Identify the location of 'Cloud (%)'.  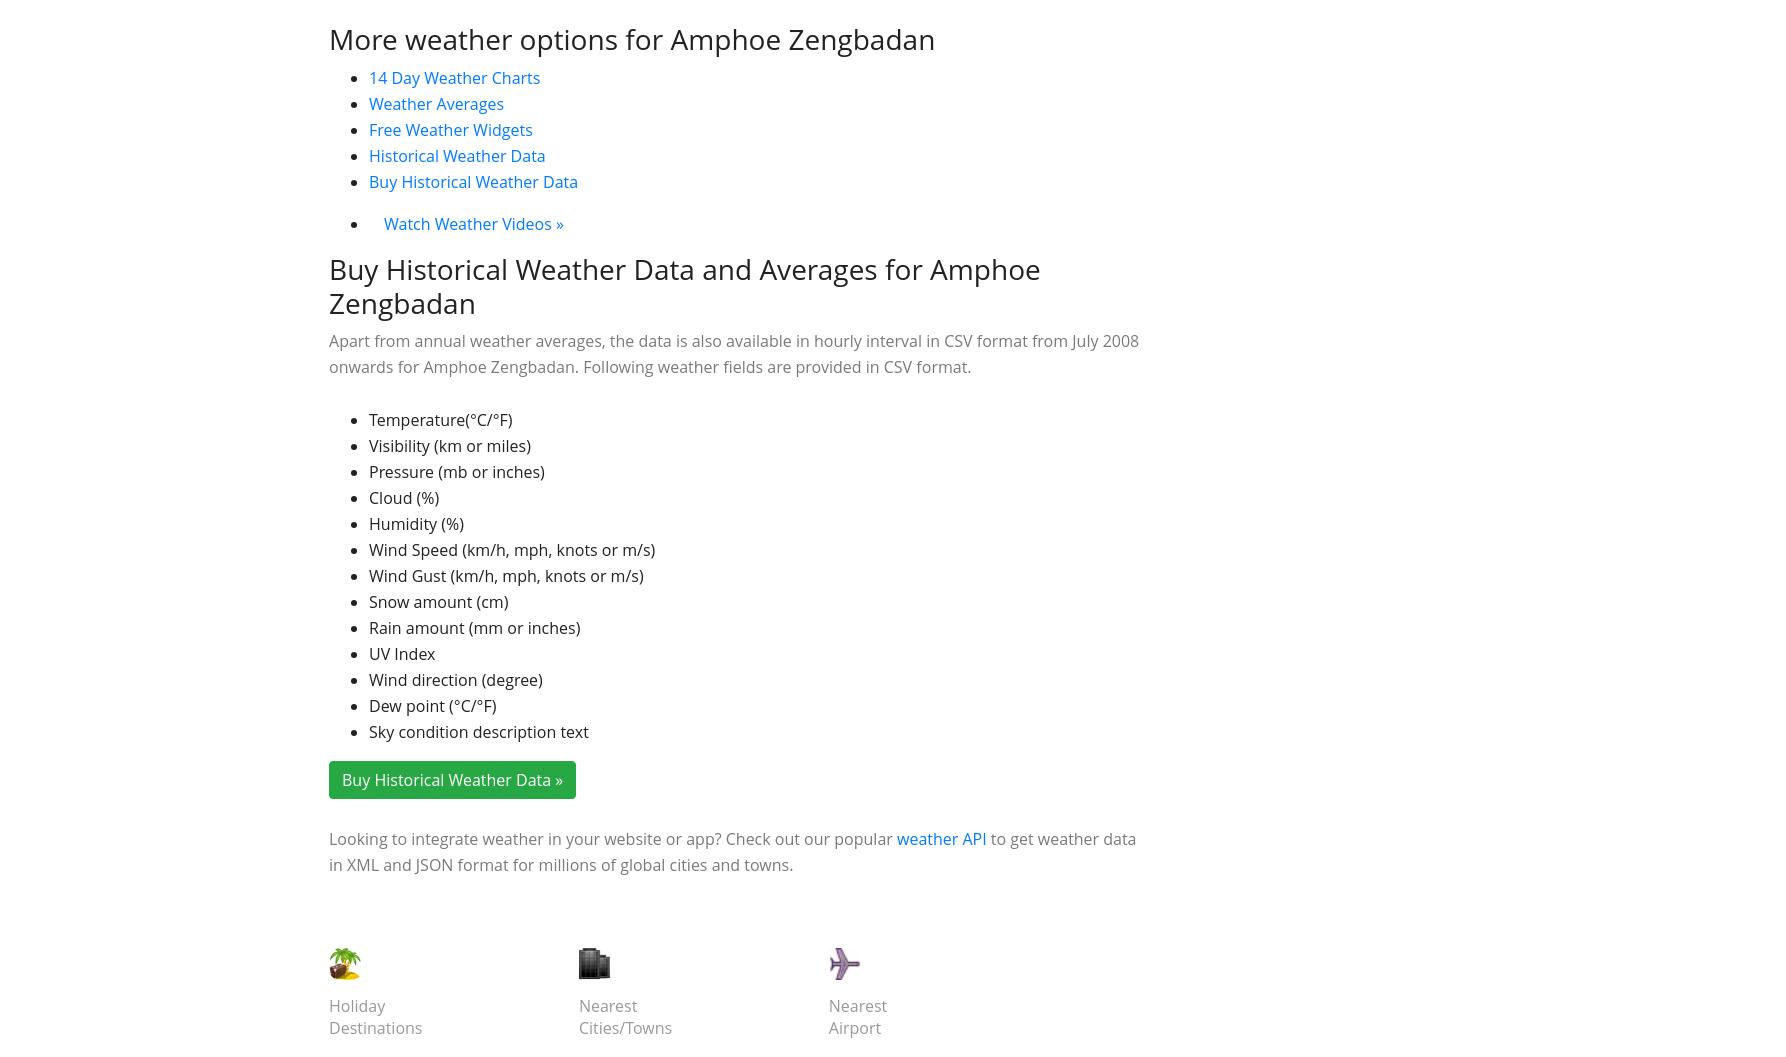
(403, 794).